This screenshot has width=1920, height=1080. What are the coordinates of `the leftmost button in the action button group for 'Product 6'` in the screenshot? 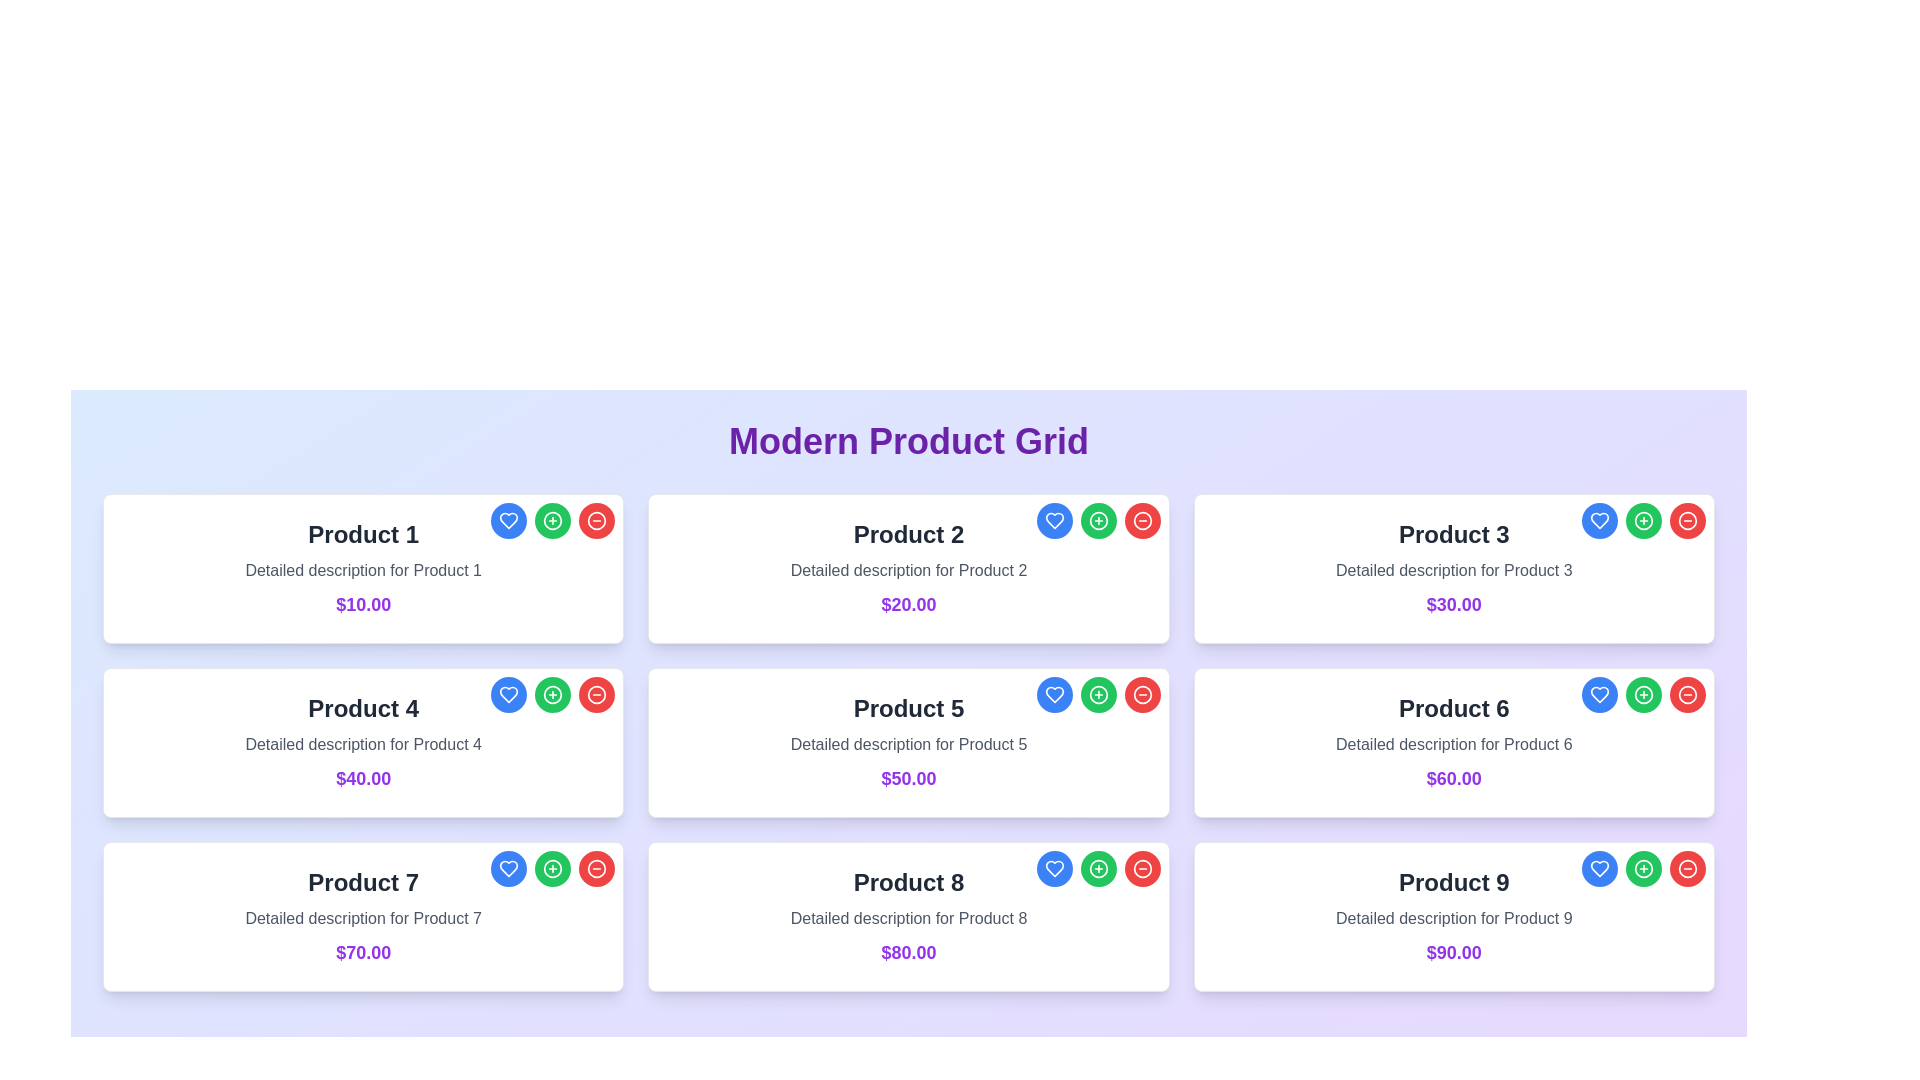 It's located at (1597, 693).